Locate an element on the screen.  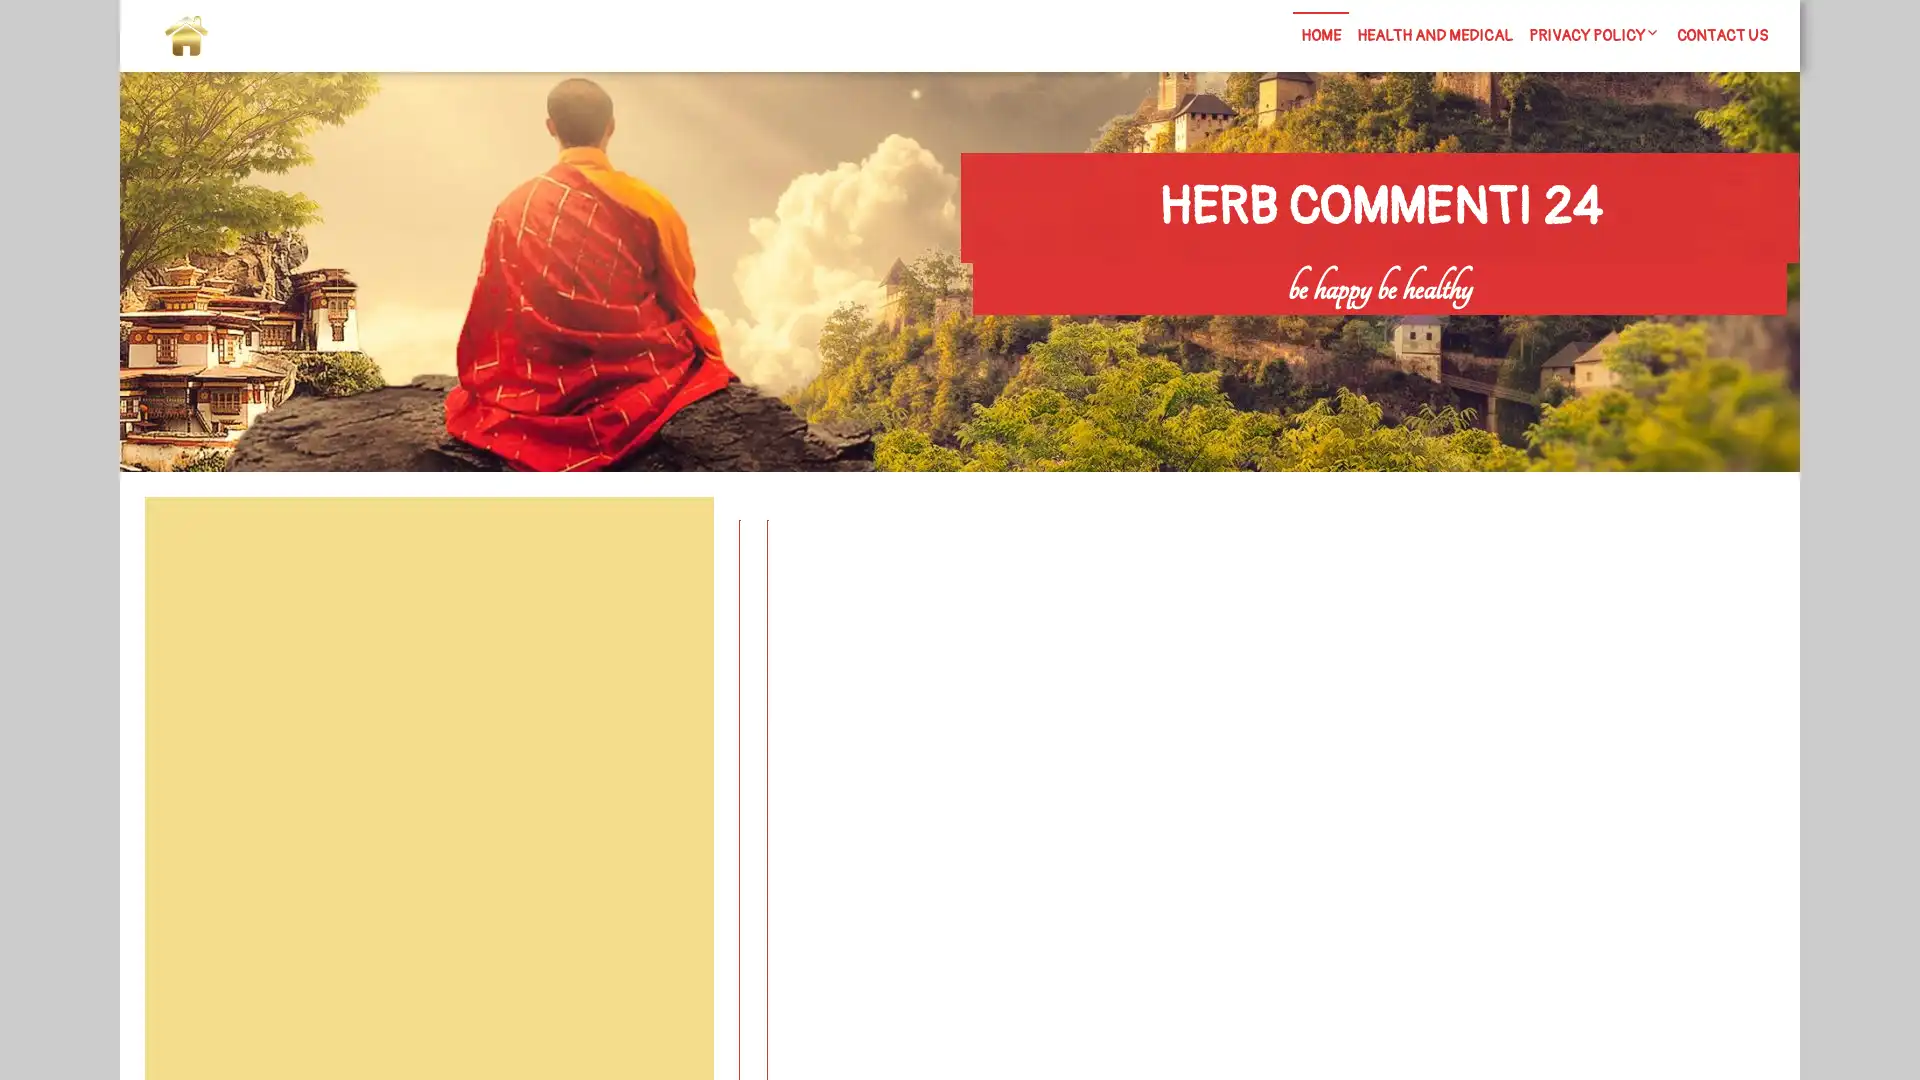
Search is located at coordinates (667, 545).